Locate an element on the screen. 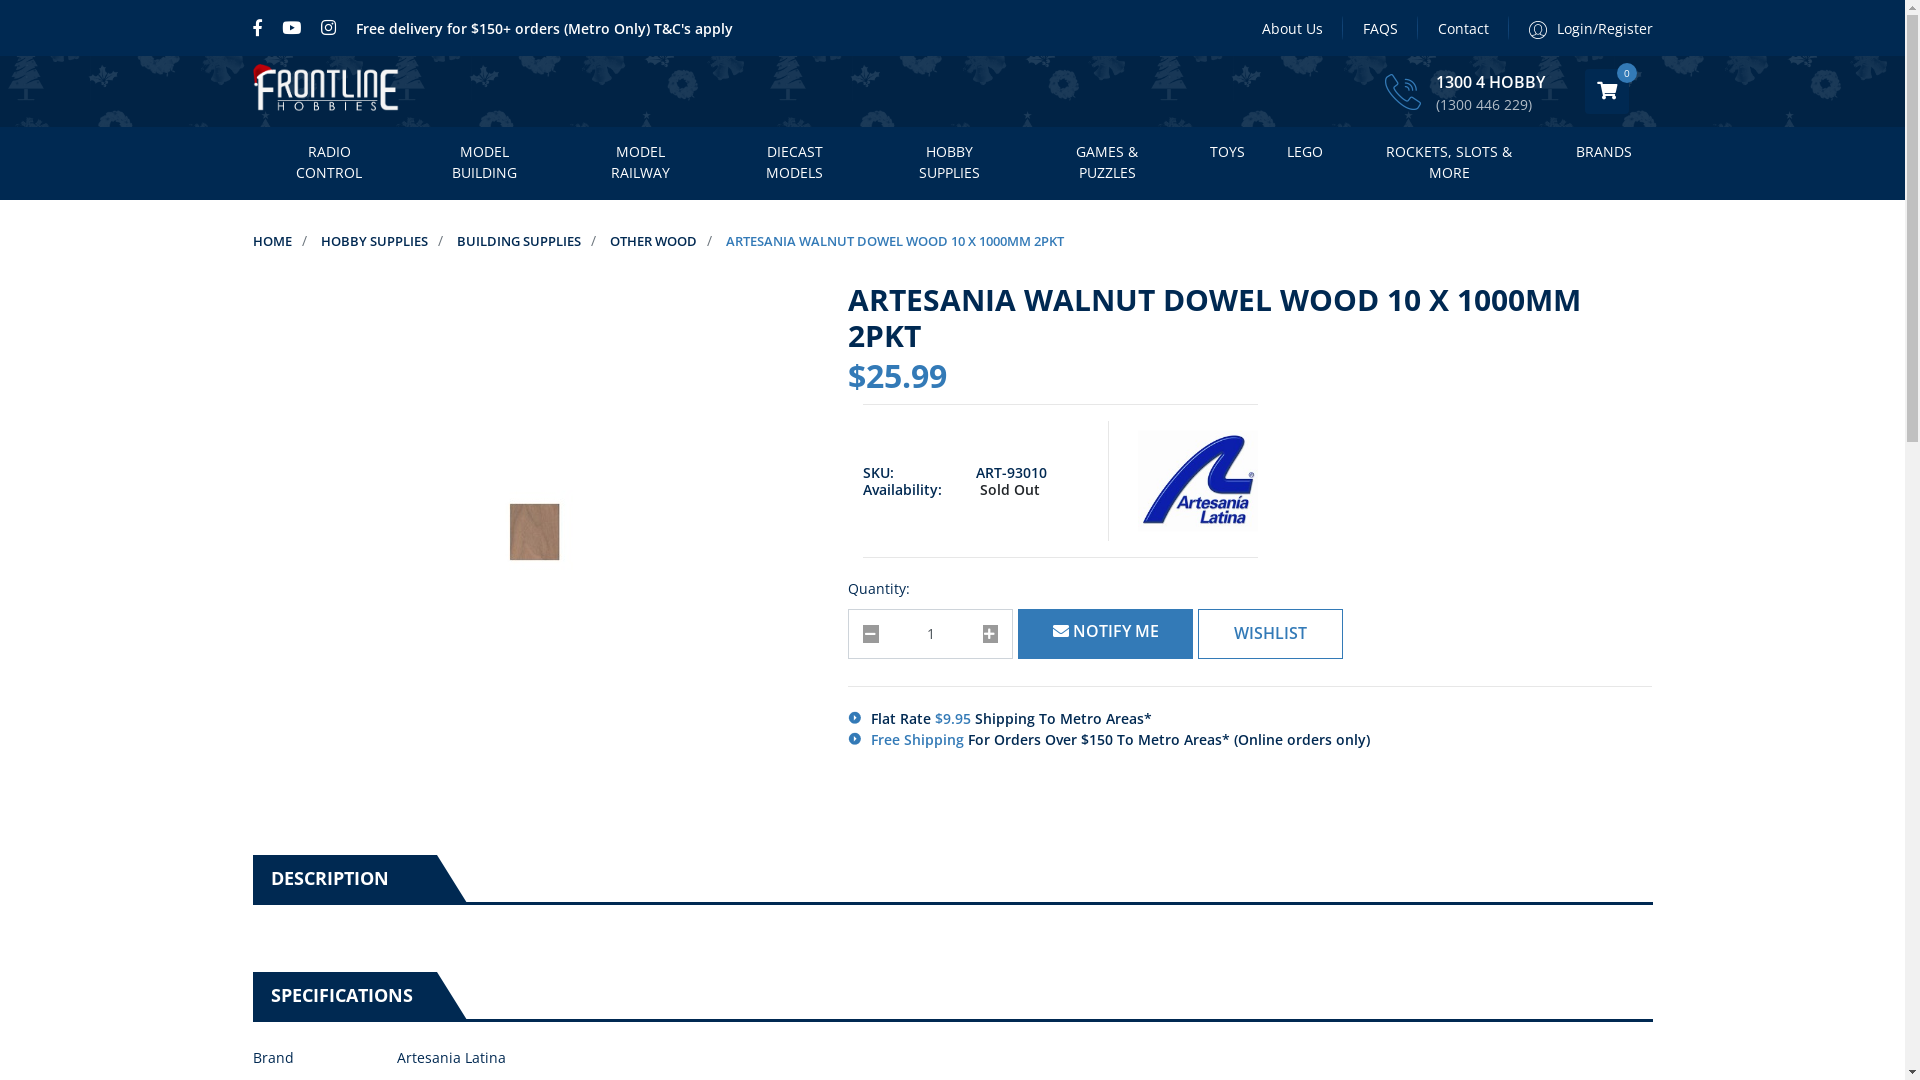  'WISHLIST' is located at coordinates (1269, 633).